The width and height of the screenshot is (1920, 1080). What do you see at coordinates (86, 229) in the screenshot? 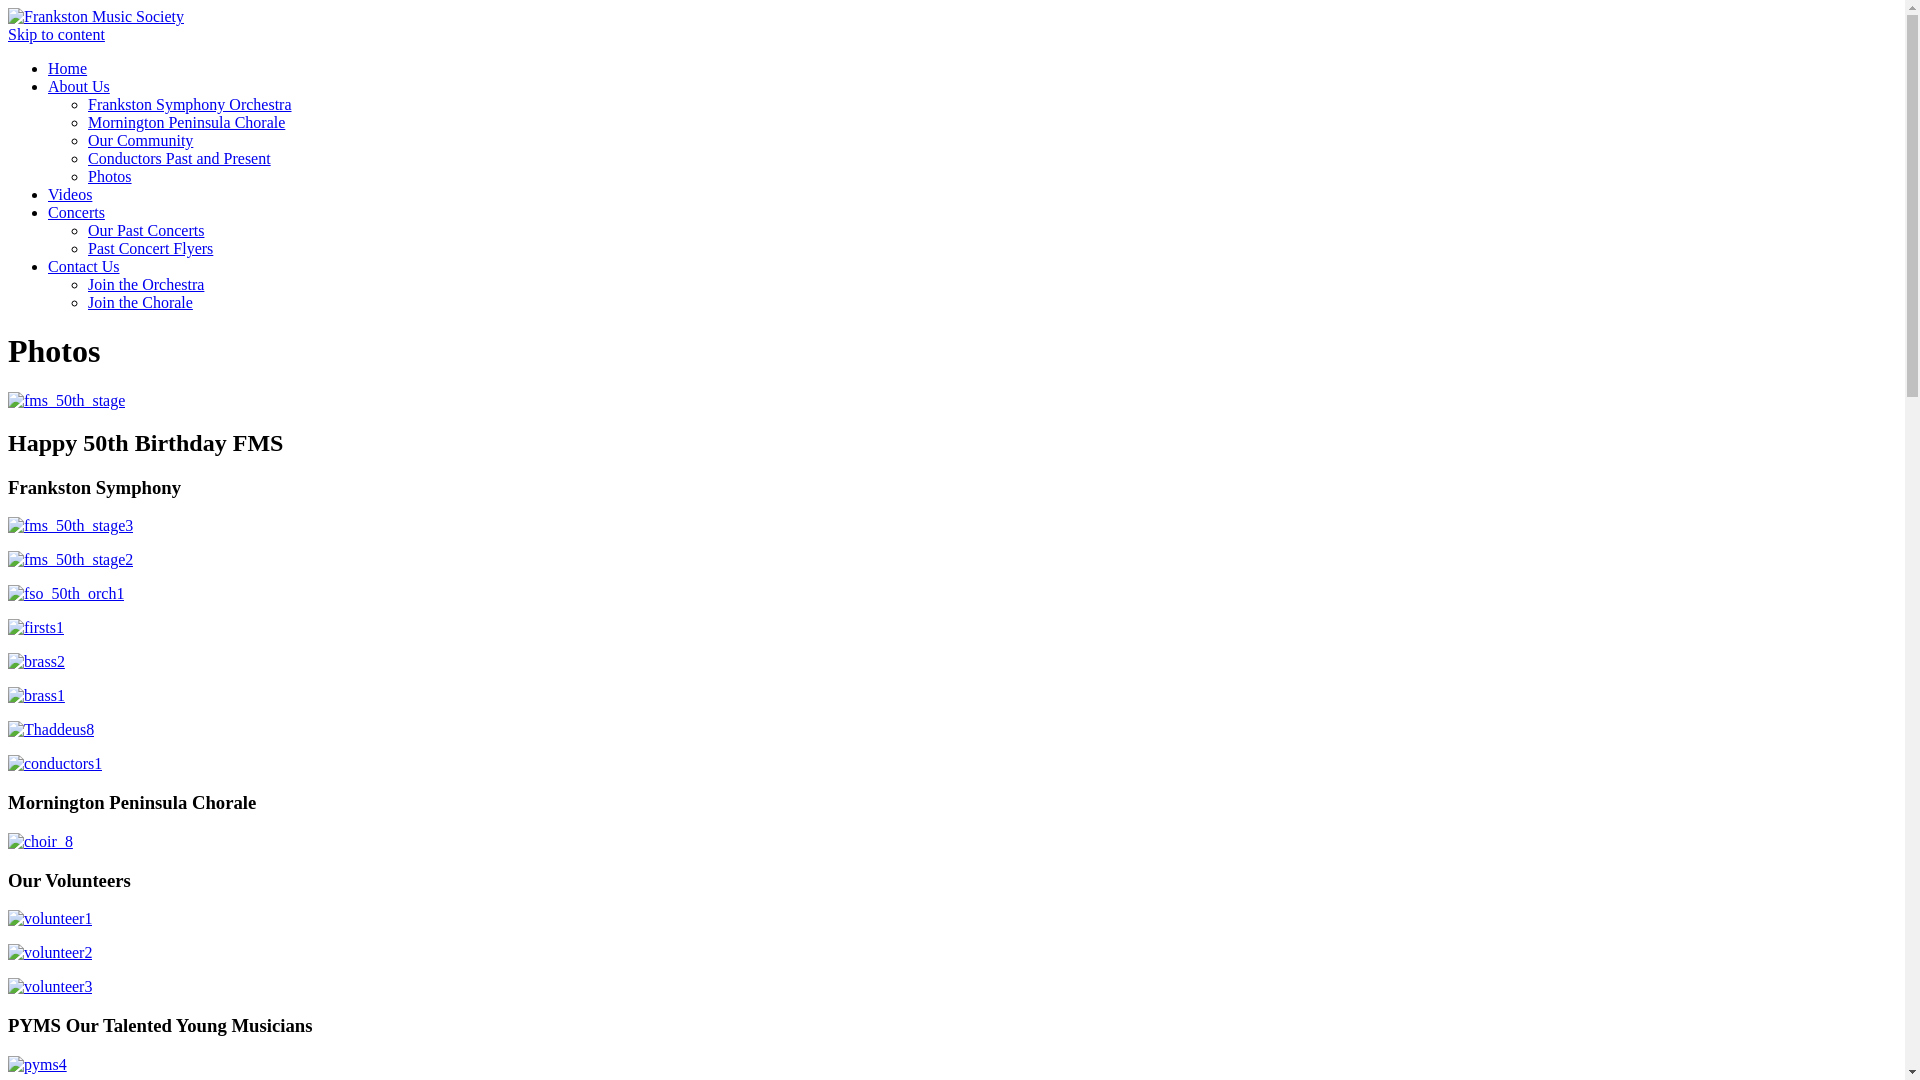
I see `'Our Past Concerts'` at bounding box center [86, 229].